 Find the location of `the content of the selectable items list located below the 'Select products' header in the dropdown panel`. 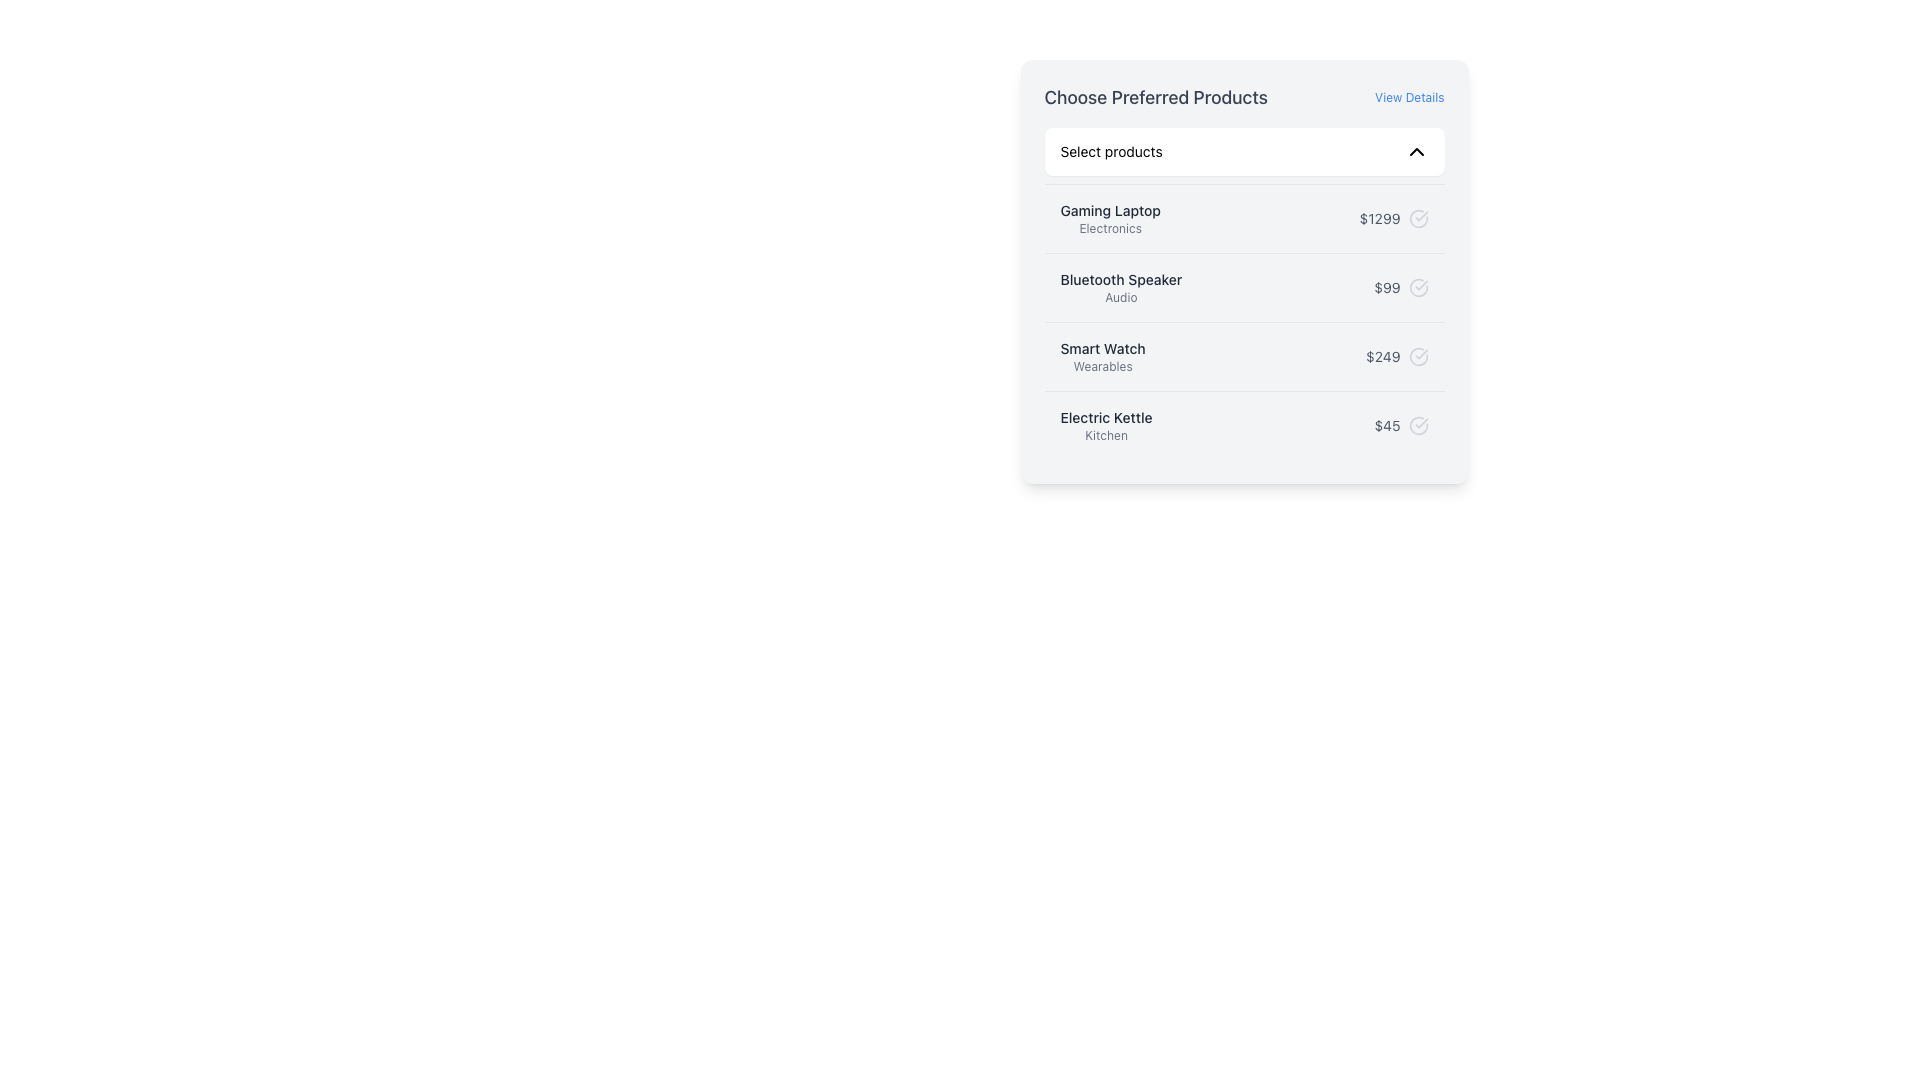

the content of the selectable items list located below the 'Select products' header in the dropdown panel is located at coordinates (1243, 320).